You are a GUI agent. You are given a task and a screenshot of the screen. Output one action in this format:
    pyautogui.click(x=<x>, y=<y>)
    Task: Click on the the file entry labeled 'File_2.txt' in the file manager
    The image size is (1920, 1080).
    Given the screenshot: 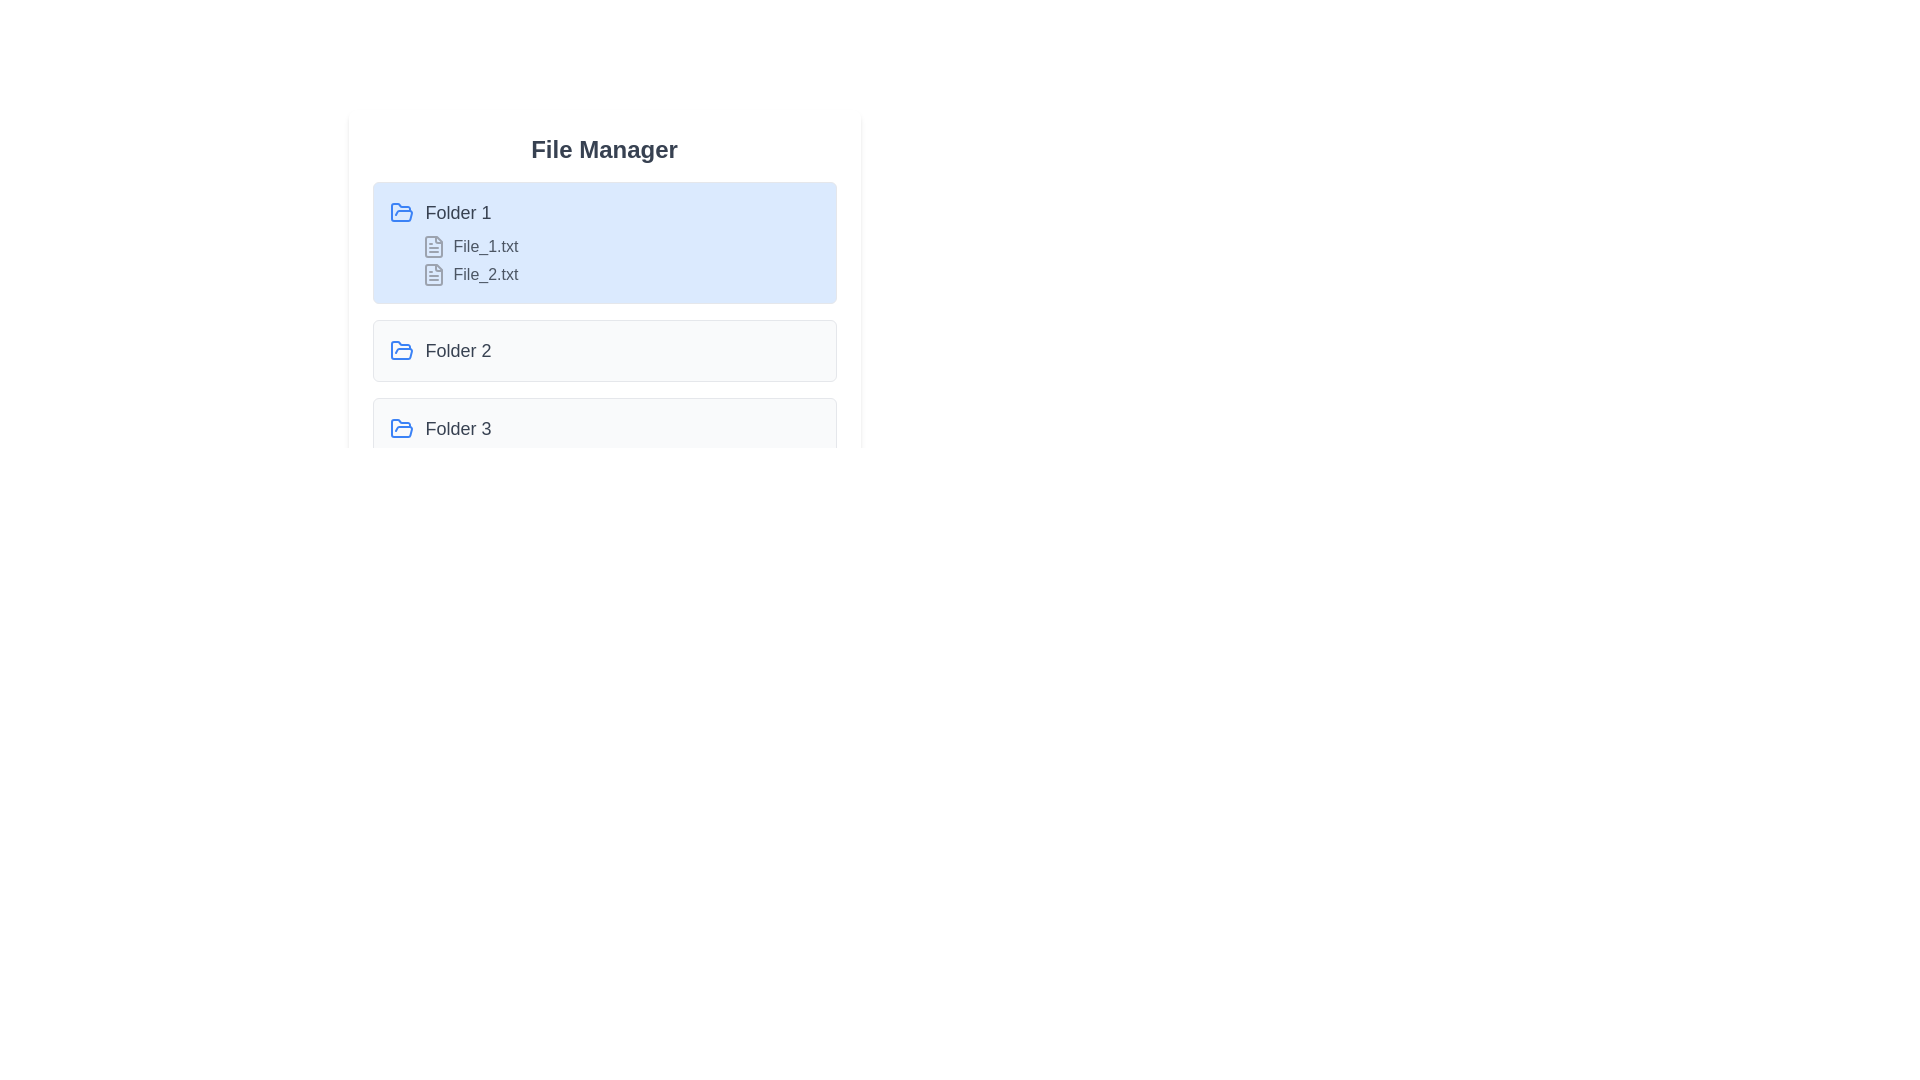 What is the action you would take?
    pyautogui.click(x=619, y=274)
    